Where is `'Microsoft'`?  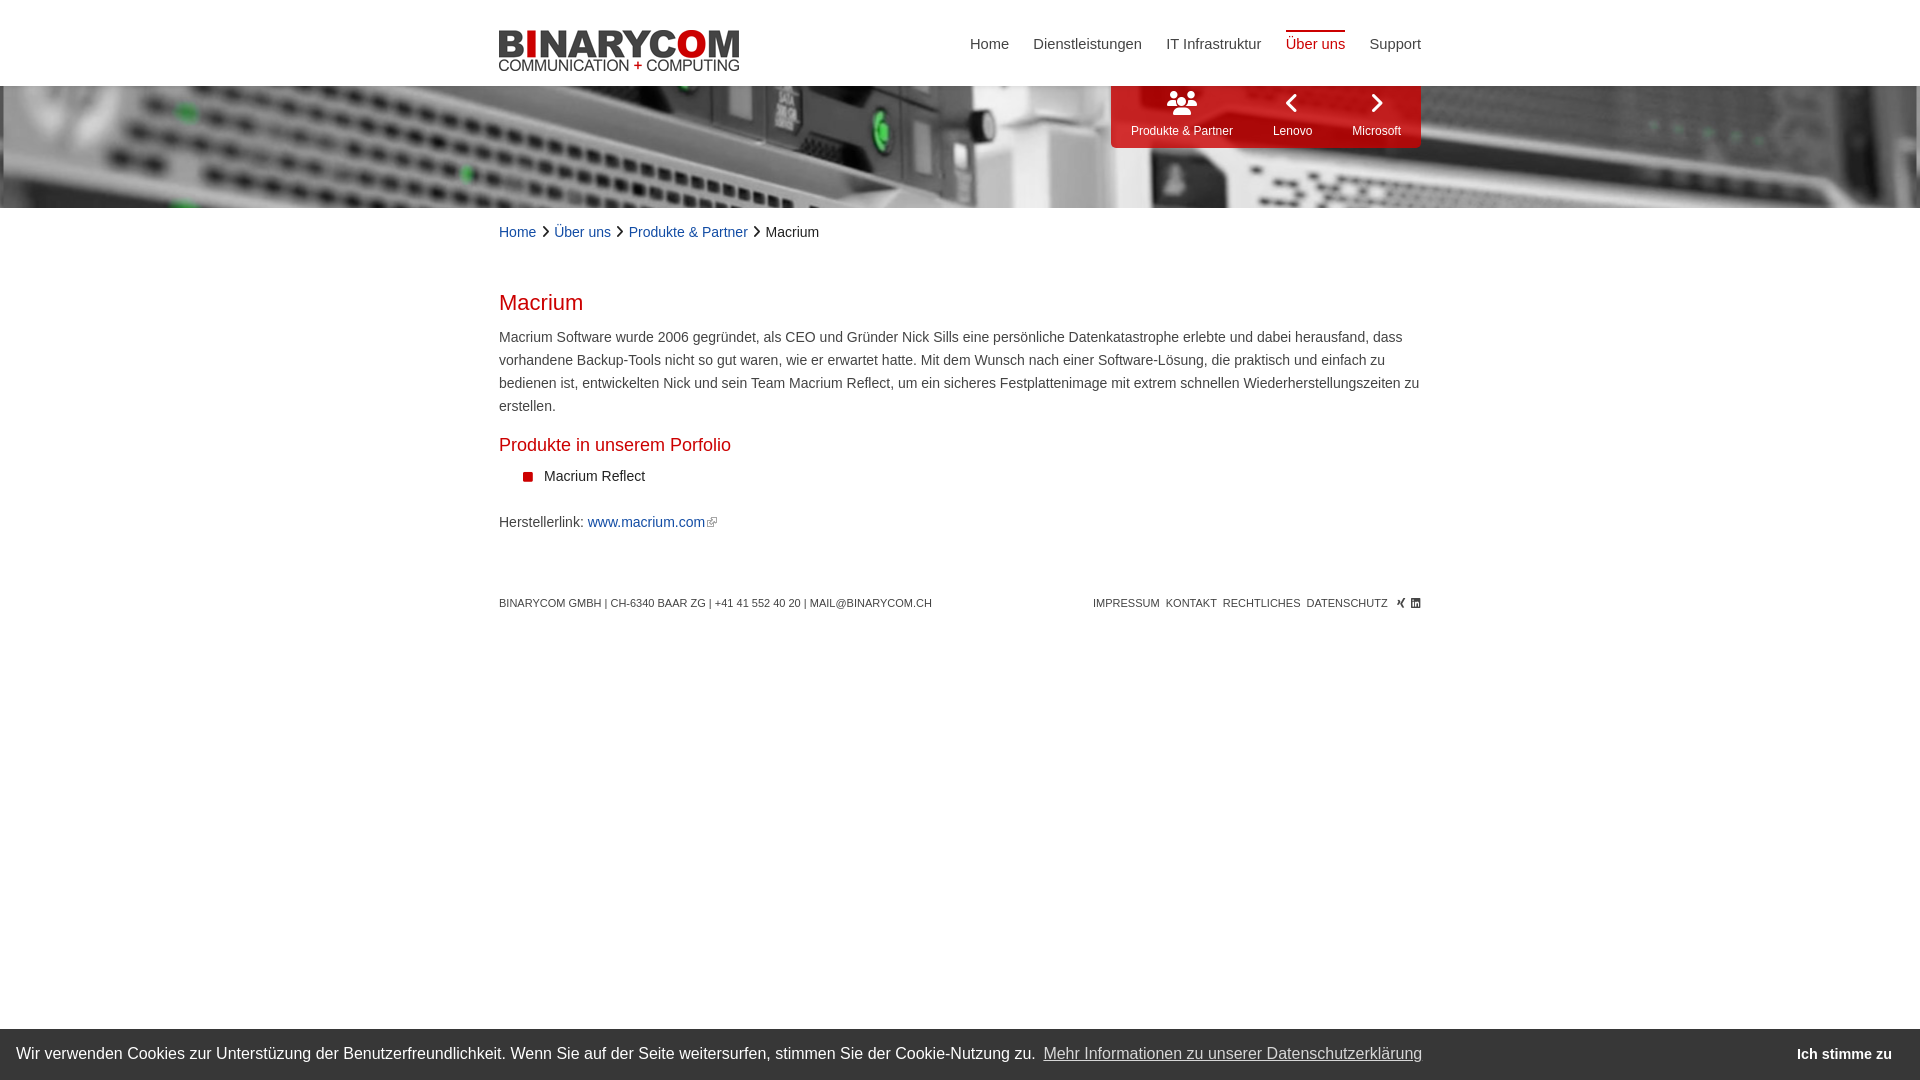 'Microsoft' is located at coordinates (1375, 116).